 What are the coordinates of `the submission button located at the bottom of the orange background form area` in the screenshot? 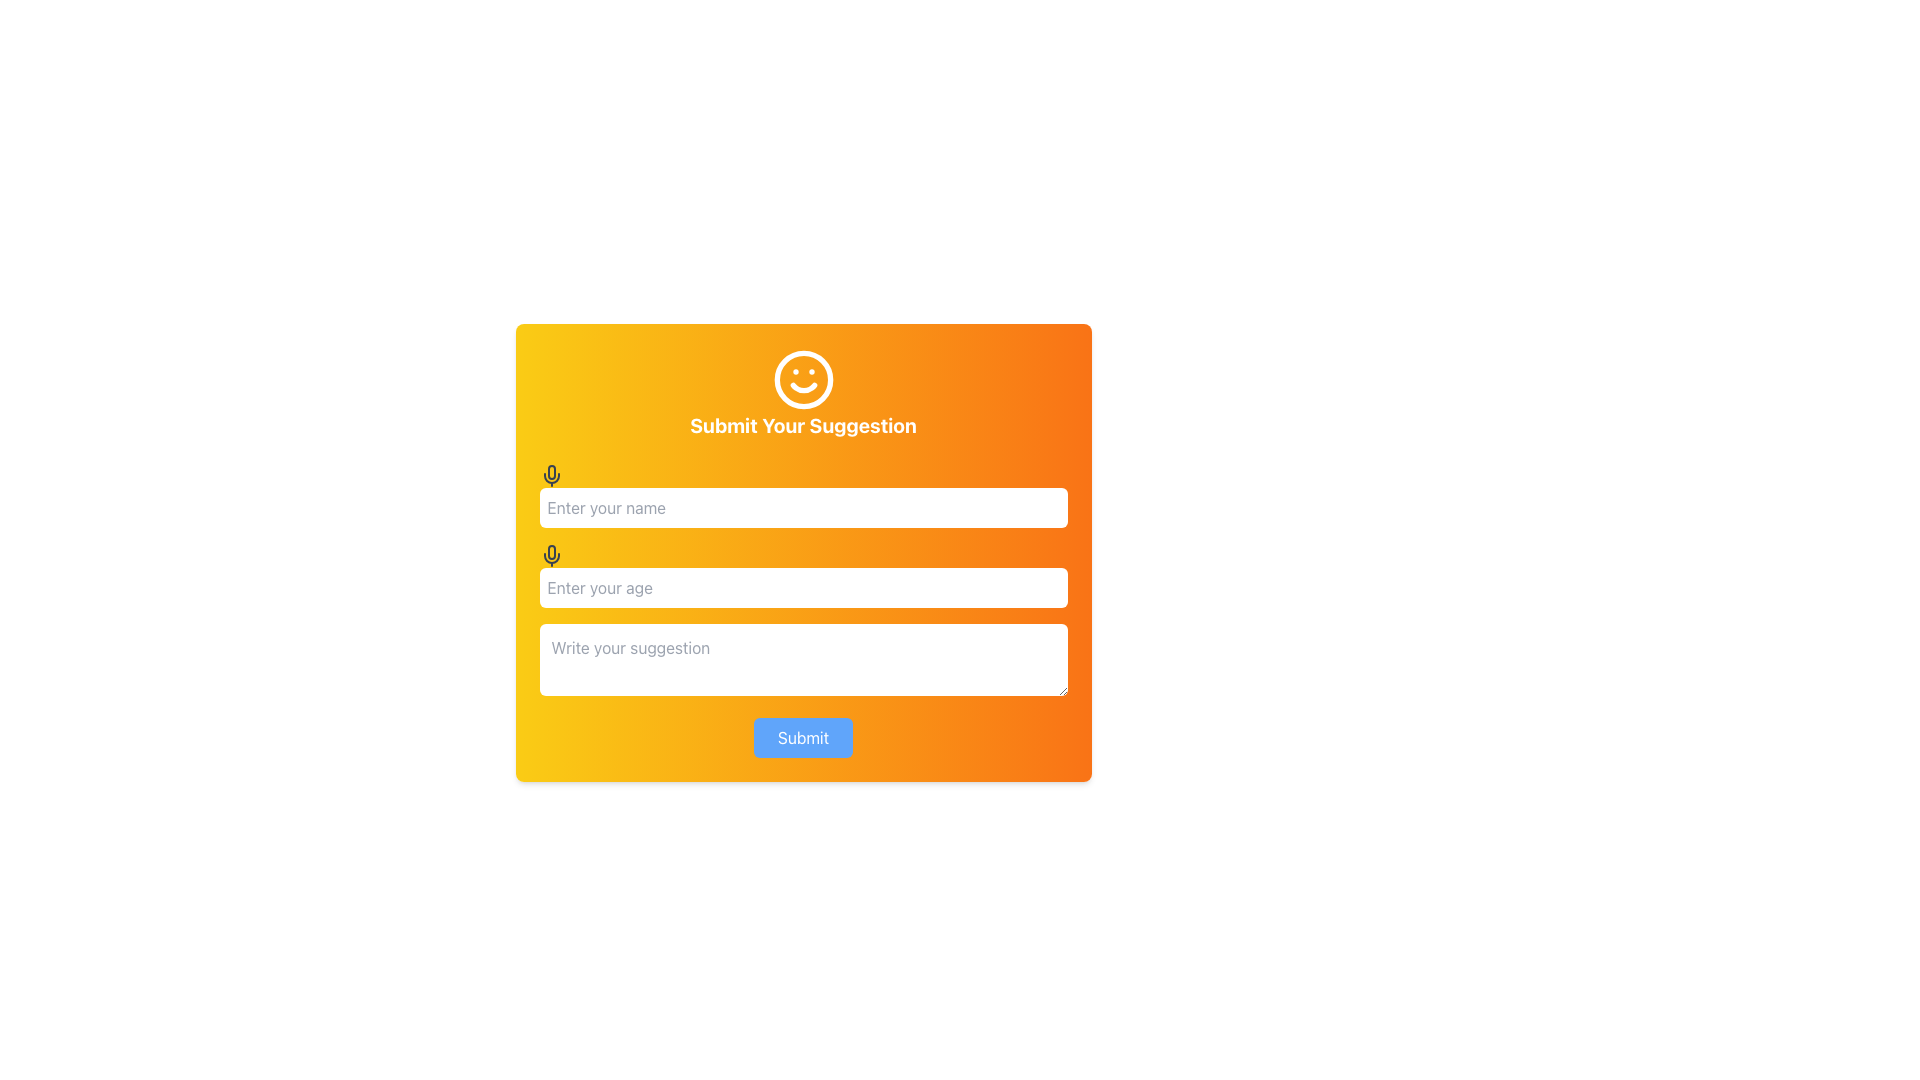 It's located at (803, 737).